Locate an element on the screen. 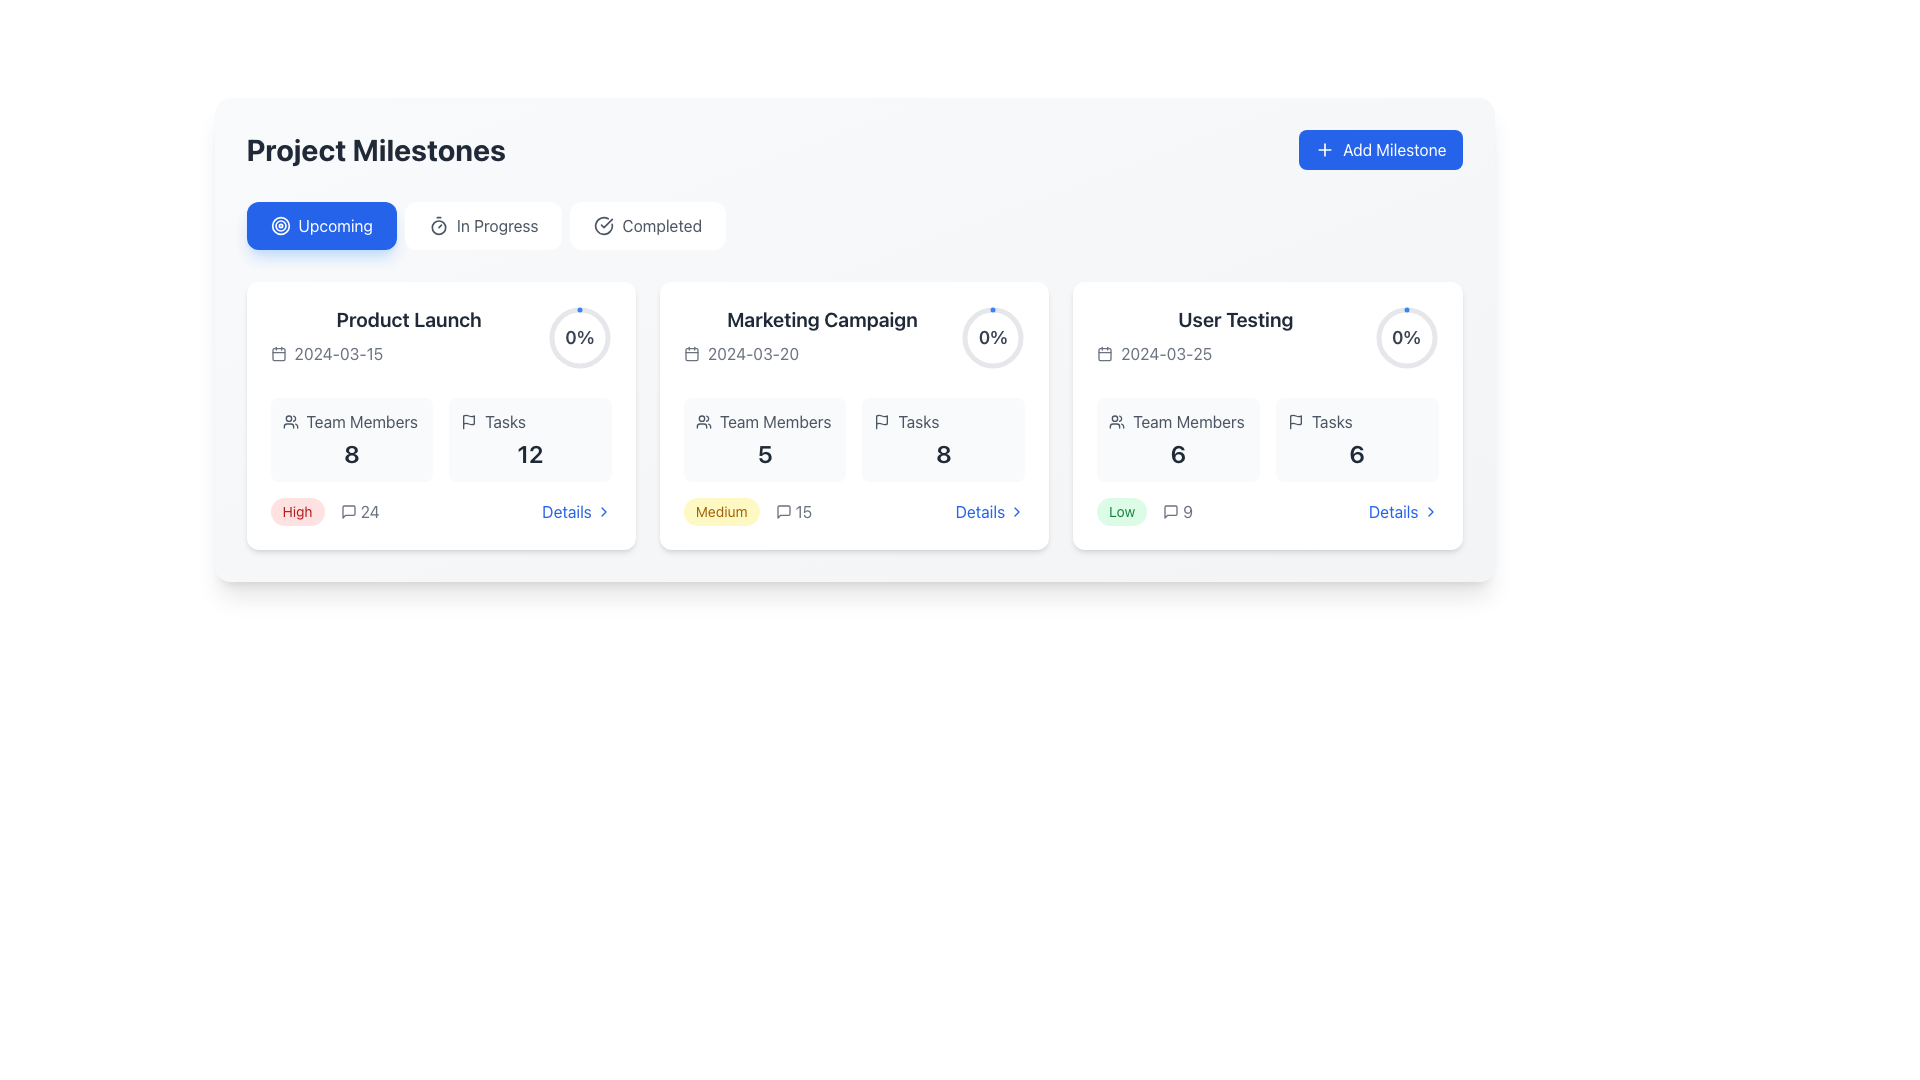 The width and height of the screenshot is (1920, 1080). the chat bubble icon located in the 'Product Launch' card section under the 'High' label is located at coordinates (348, 511).